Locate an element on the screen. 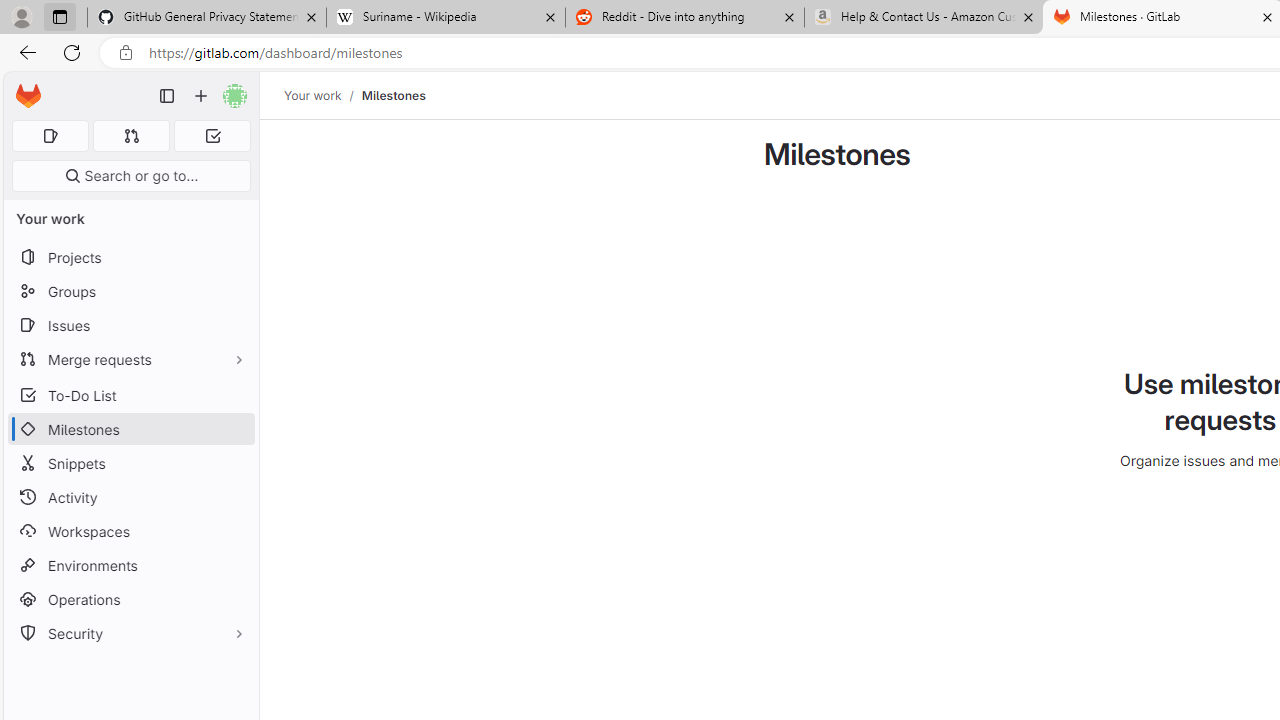 The width and height of the screenshot is (1280, 720). 'Your work' is located at coordinates (311, 95).